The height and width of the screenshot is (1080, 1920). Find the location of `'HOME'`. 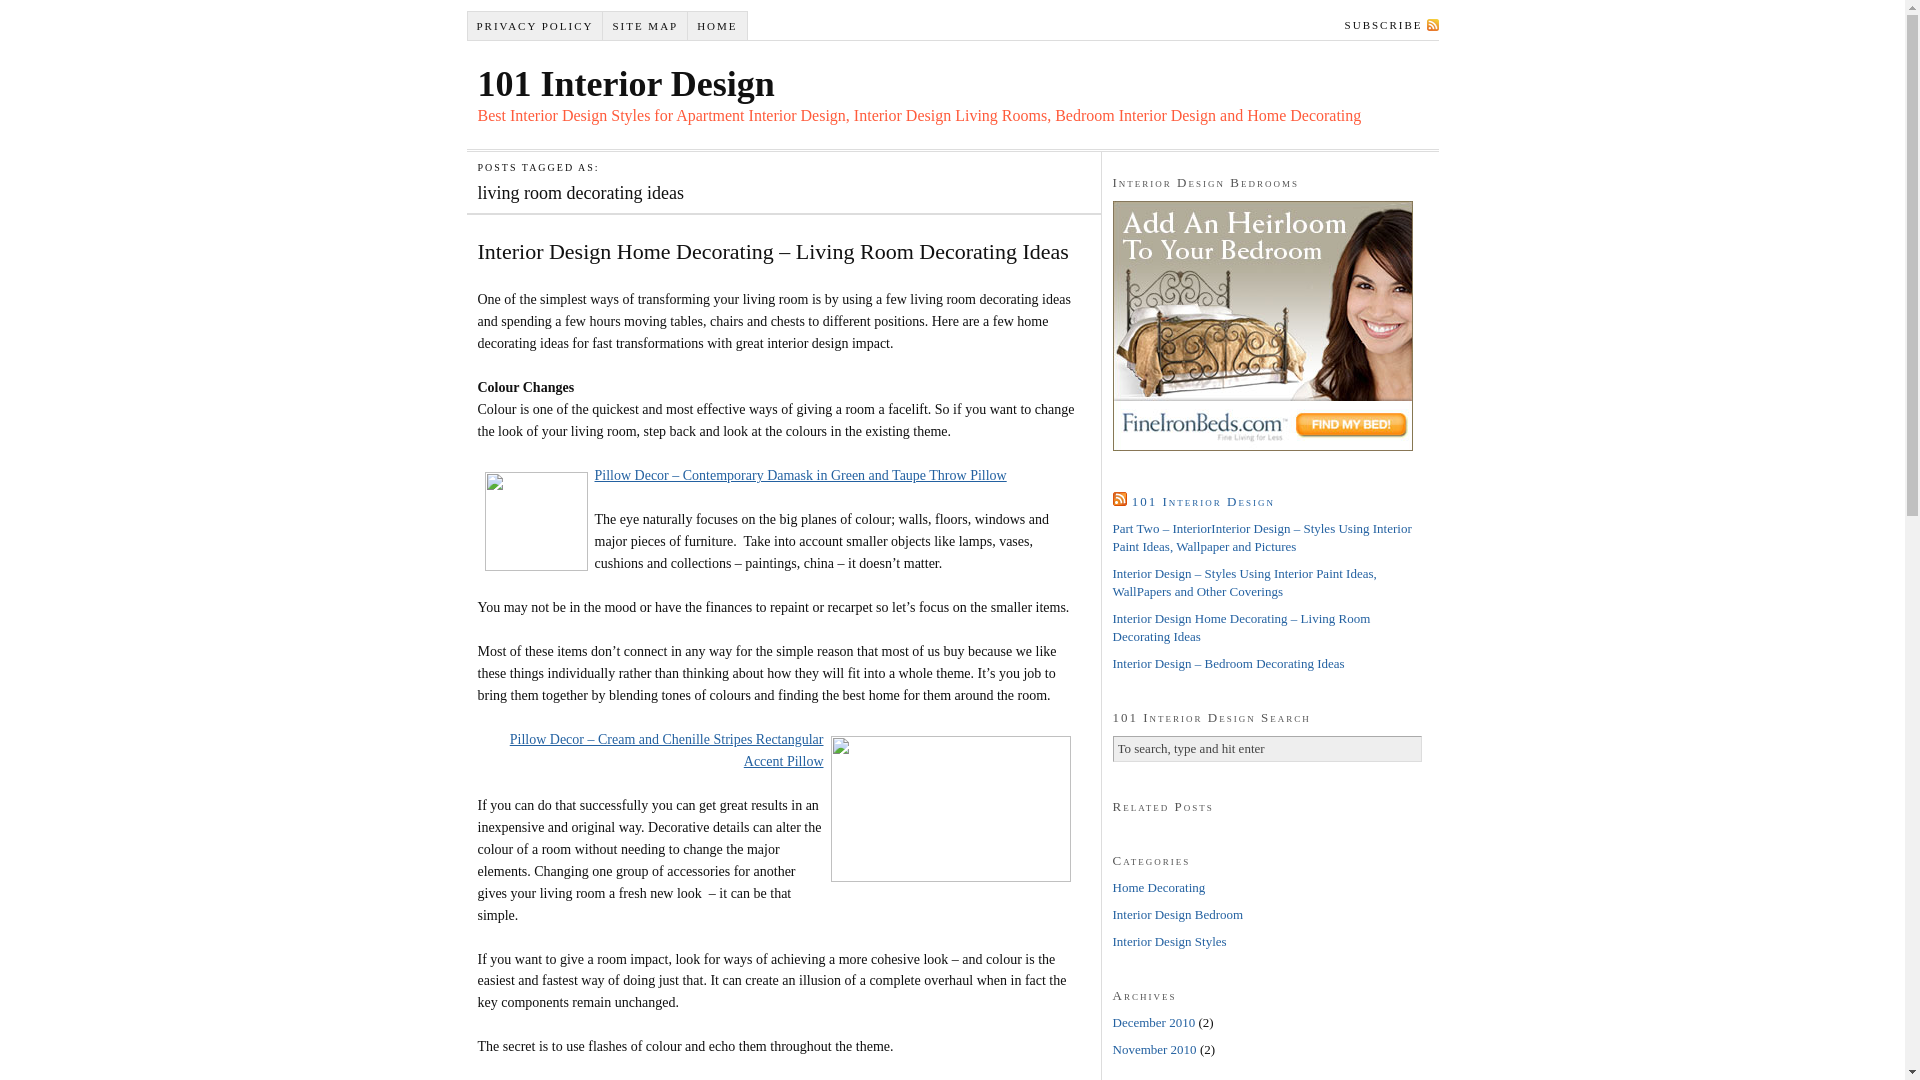

'HOME' is located at coordinates (717, 26).